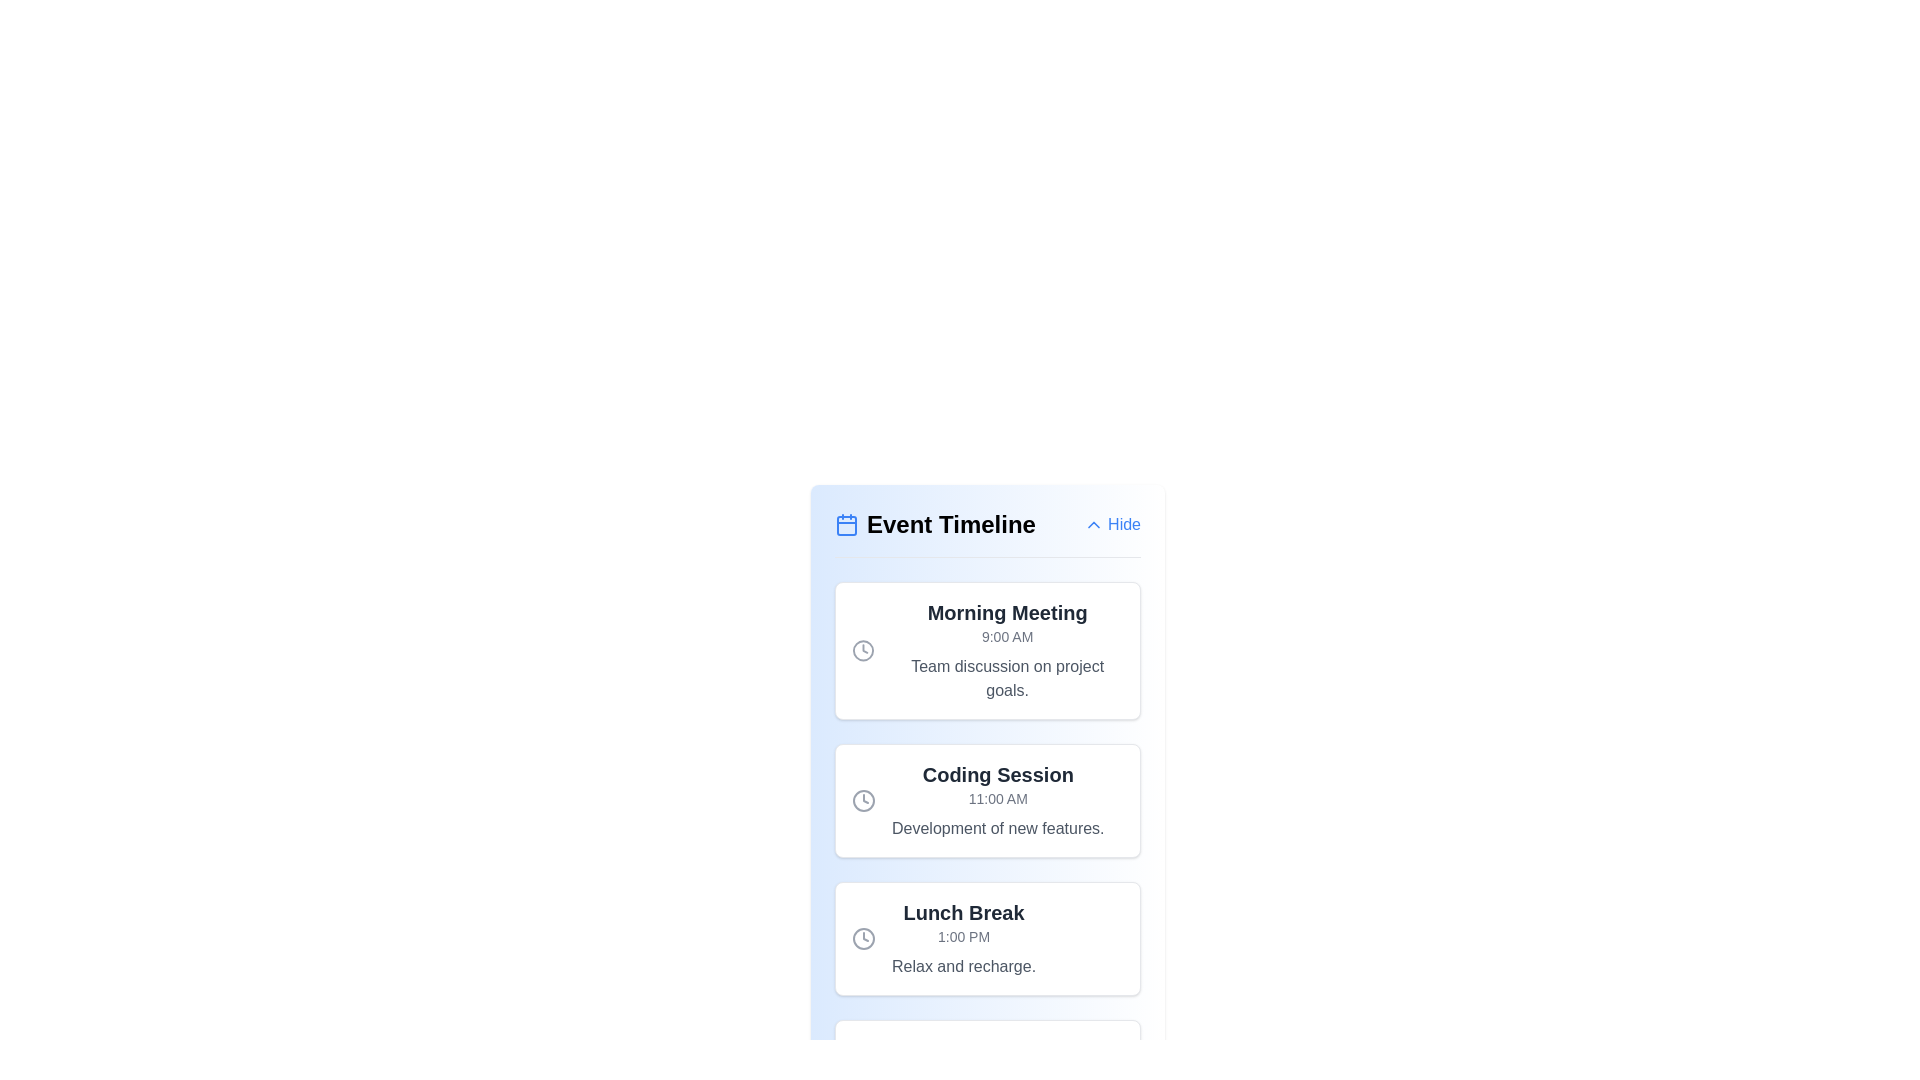 The height and width of the screenshot is (1080, 1920). What do you see at coordinates (988, 800) in the screenshot?
I see `the second item in the vertically arranged list of schedule entries in the 'Event Timeline', which provides essential details about the event` at bounding box center [988, 800].